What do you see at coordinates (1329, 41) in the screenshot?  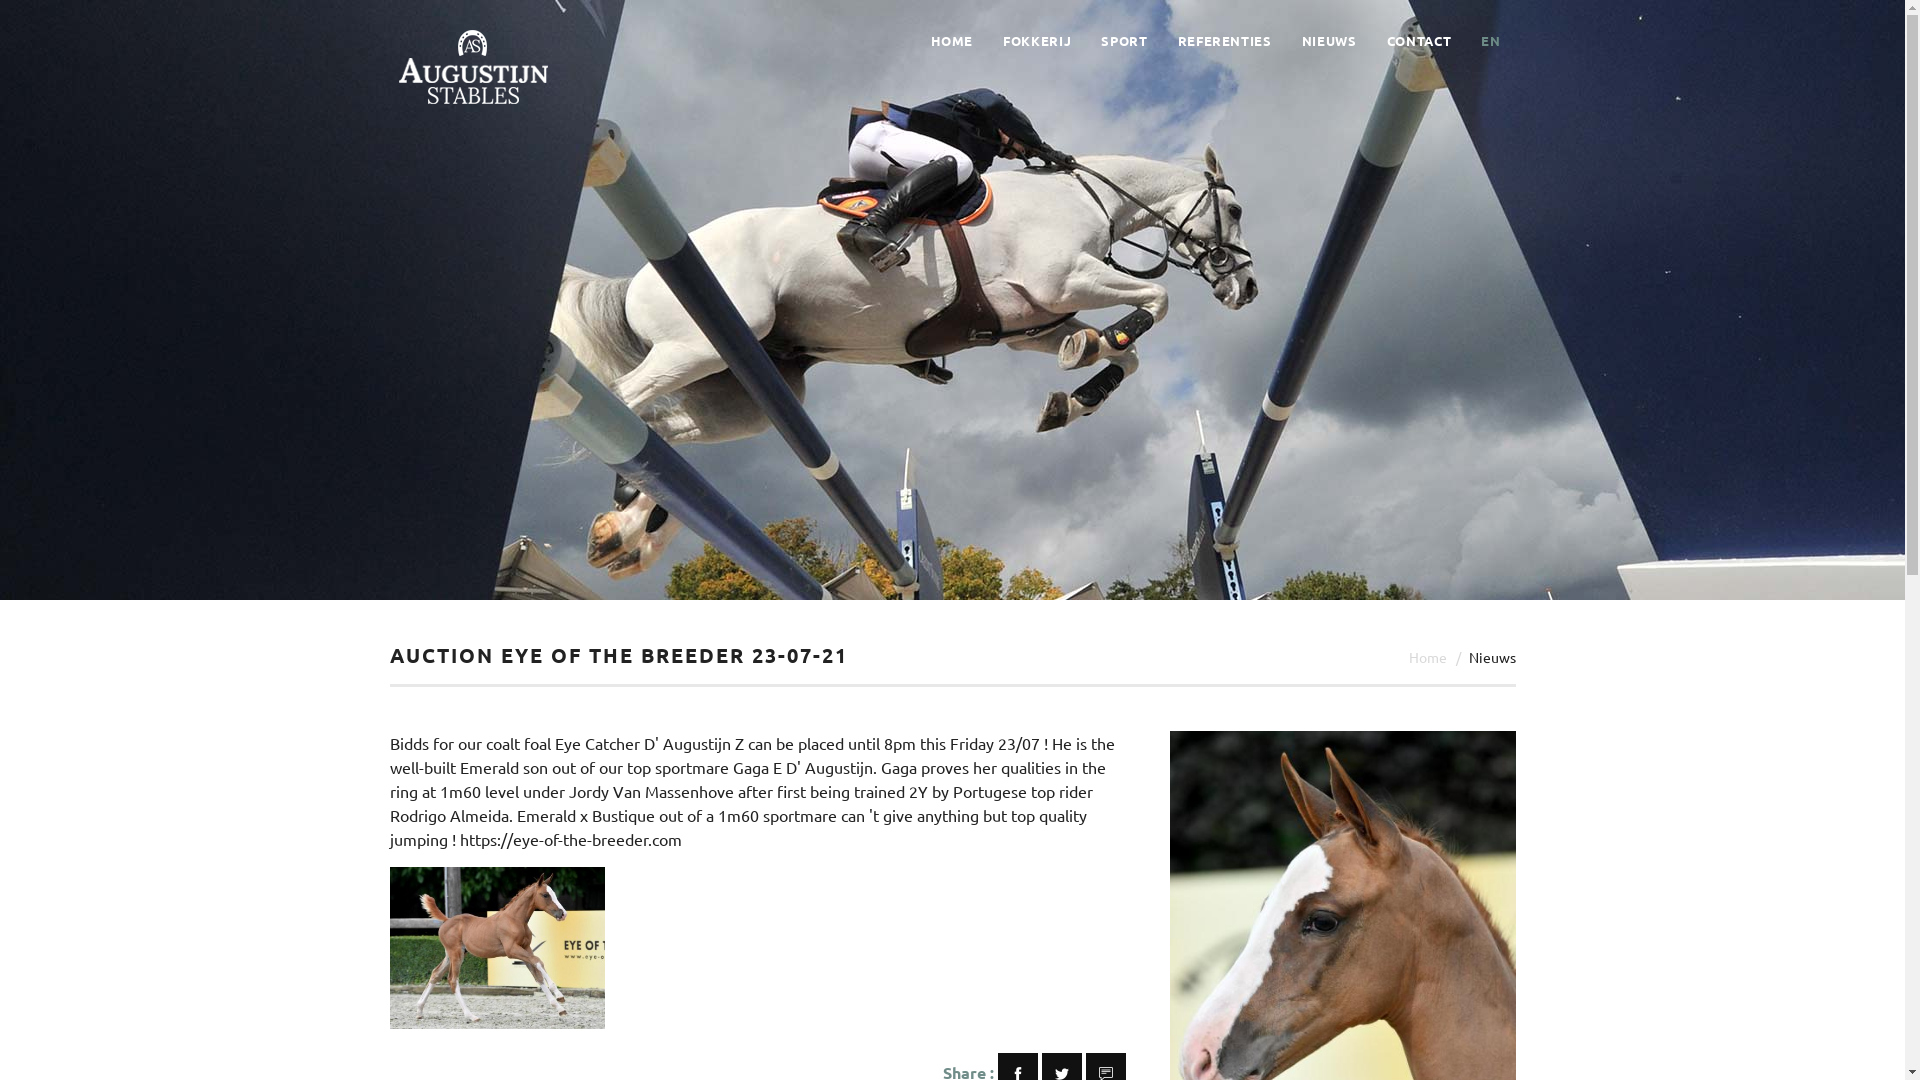 I see `'NIEUWS'` at bounding box center [1329, 41].